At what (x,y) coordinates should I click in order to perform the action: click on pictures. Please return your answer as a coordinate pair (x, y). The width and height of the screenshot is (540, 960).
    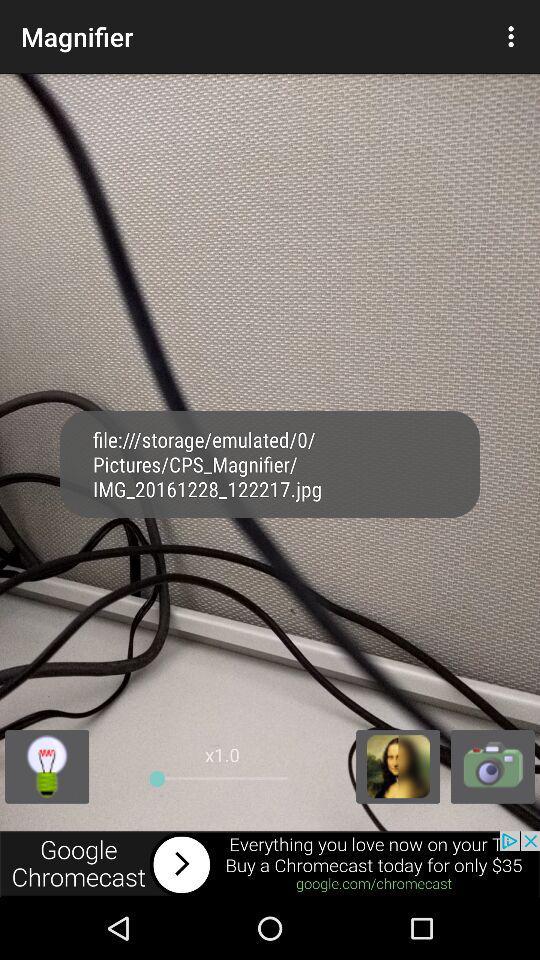
    Looking at the image, I should click on (398, 765).